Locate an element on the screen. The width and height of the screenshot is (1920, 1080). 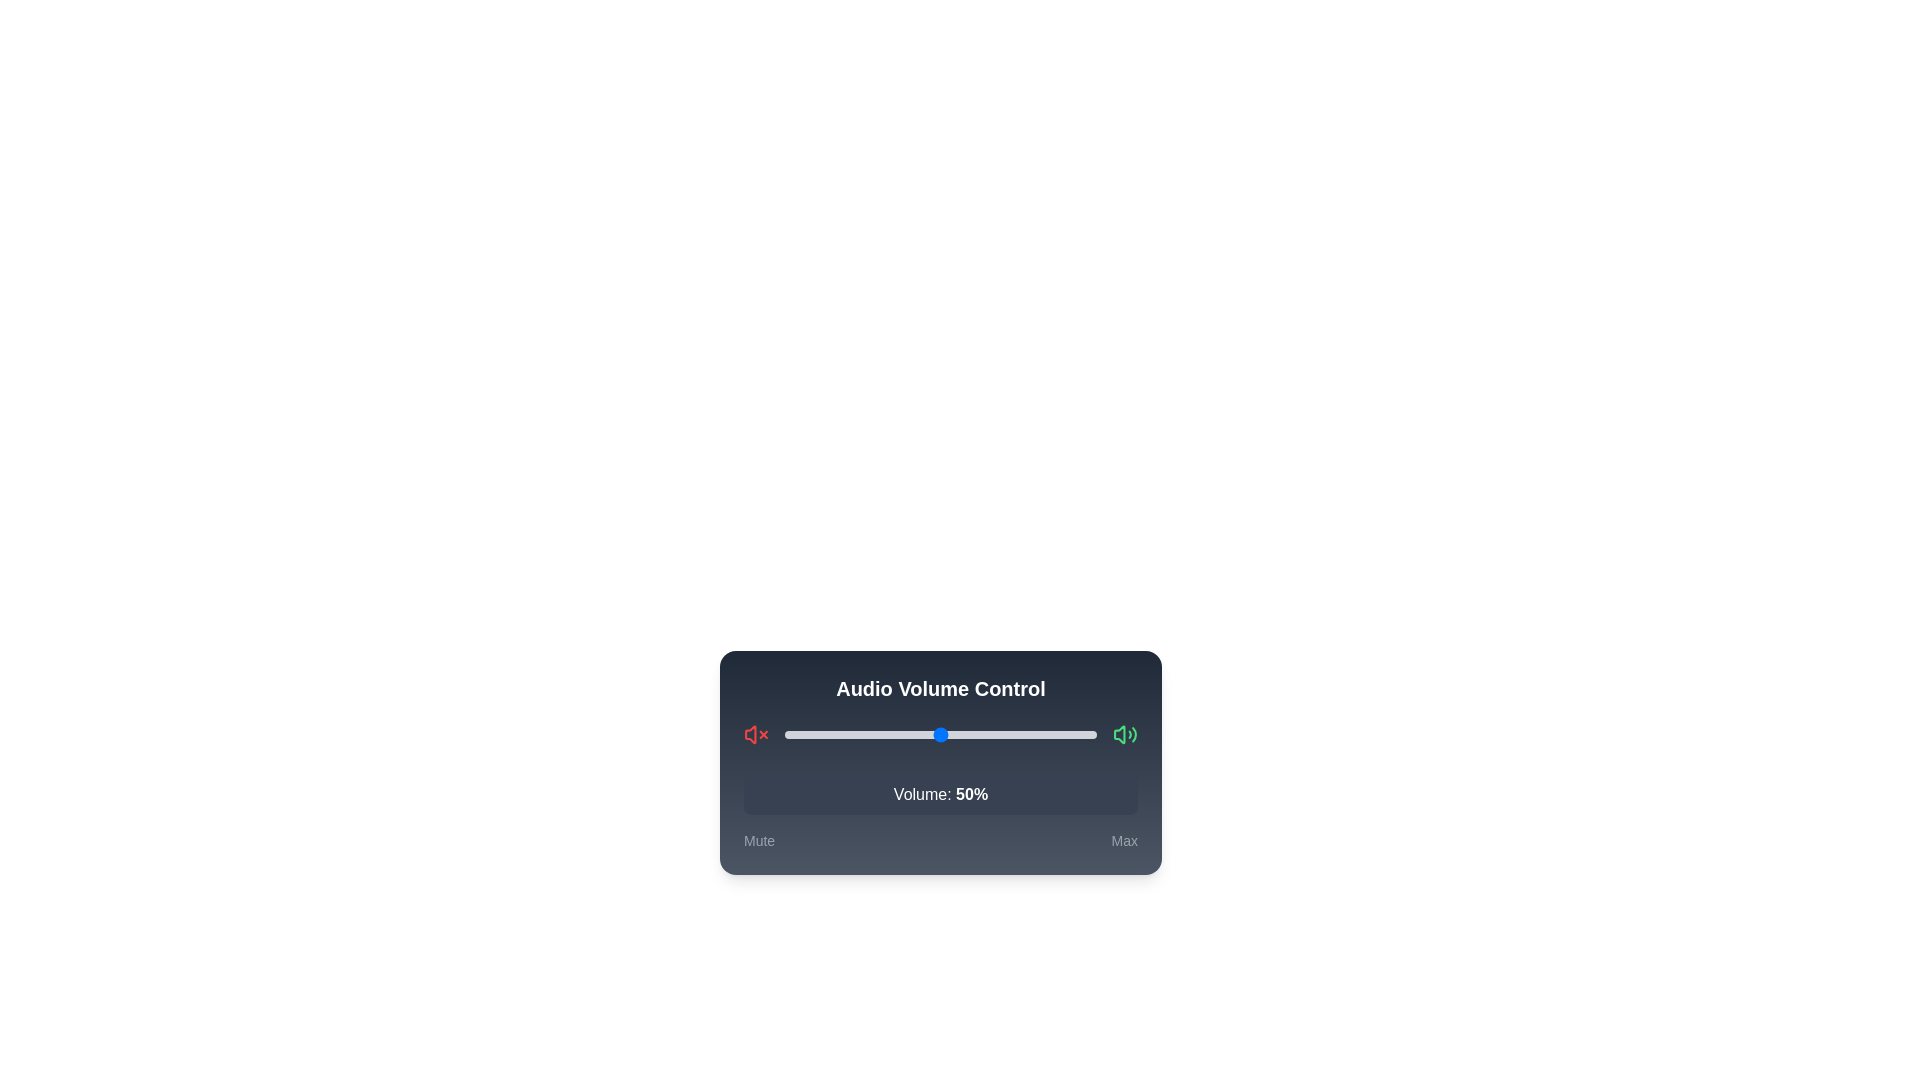
the slider to set the volume to 1% is located at coordinates (787, 735).